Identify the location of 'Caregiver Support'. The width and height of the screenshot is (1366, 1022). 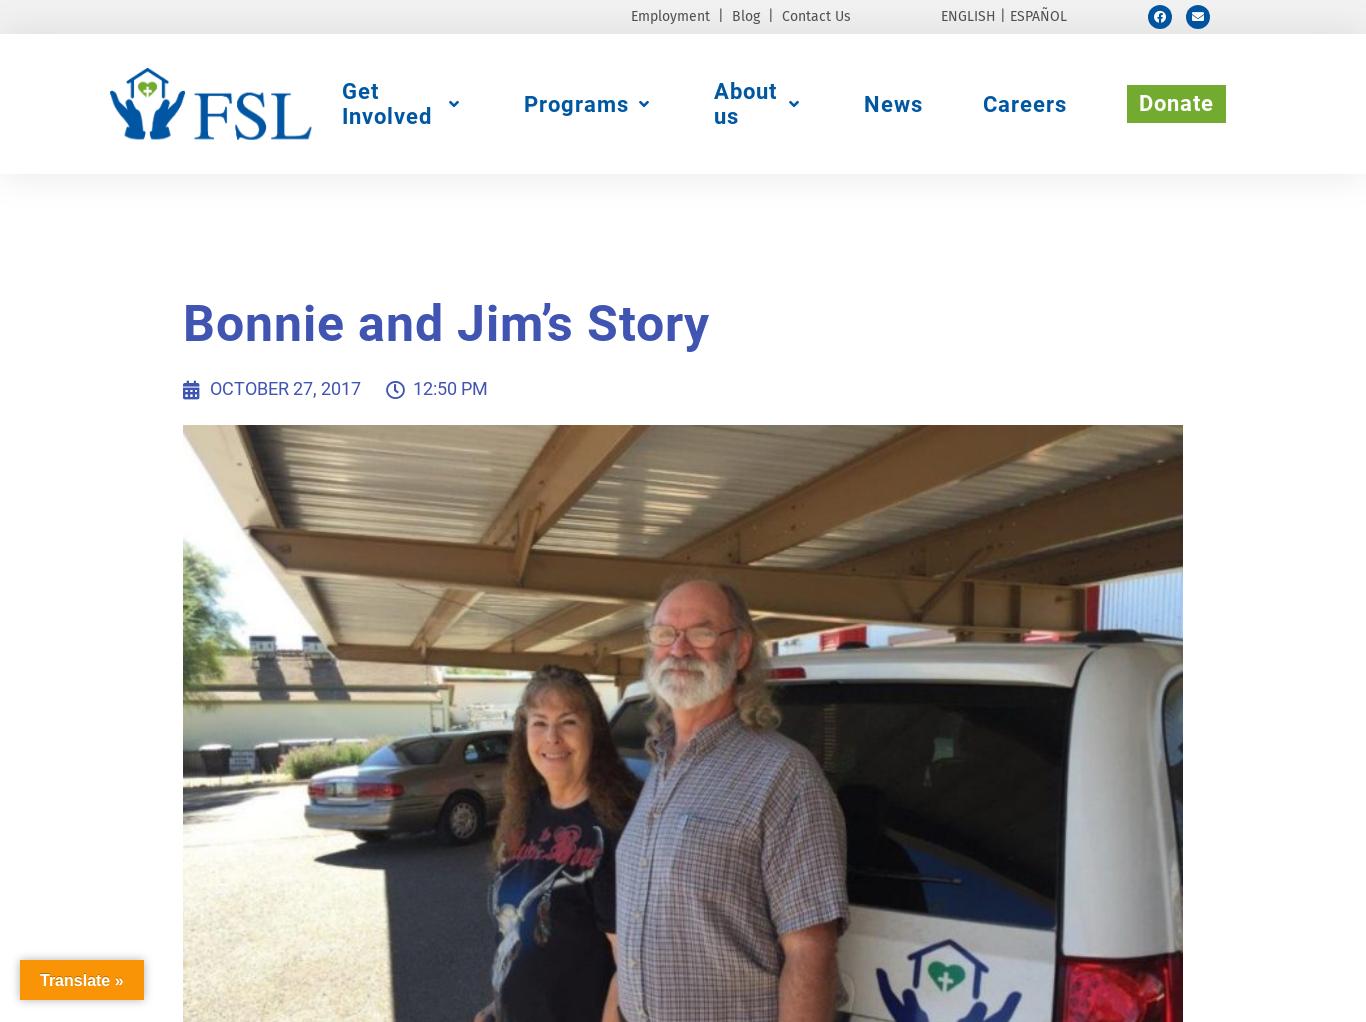
(1001, 197).